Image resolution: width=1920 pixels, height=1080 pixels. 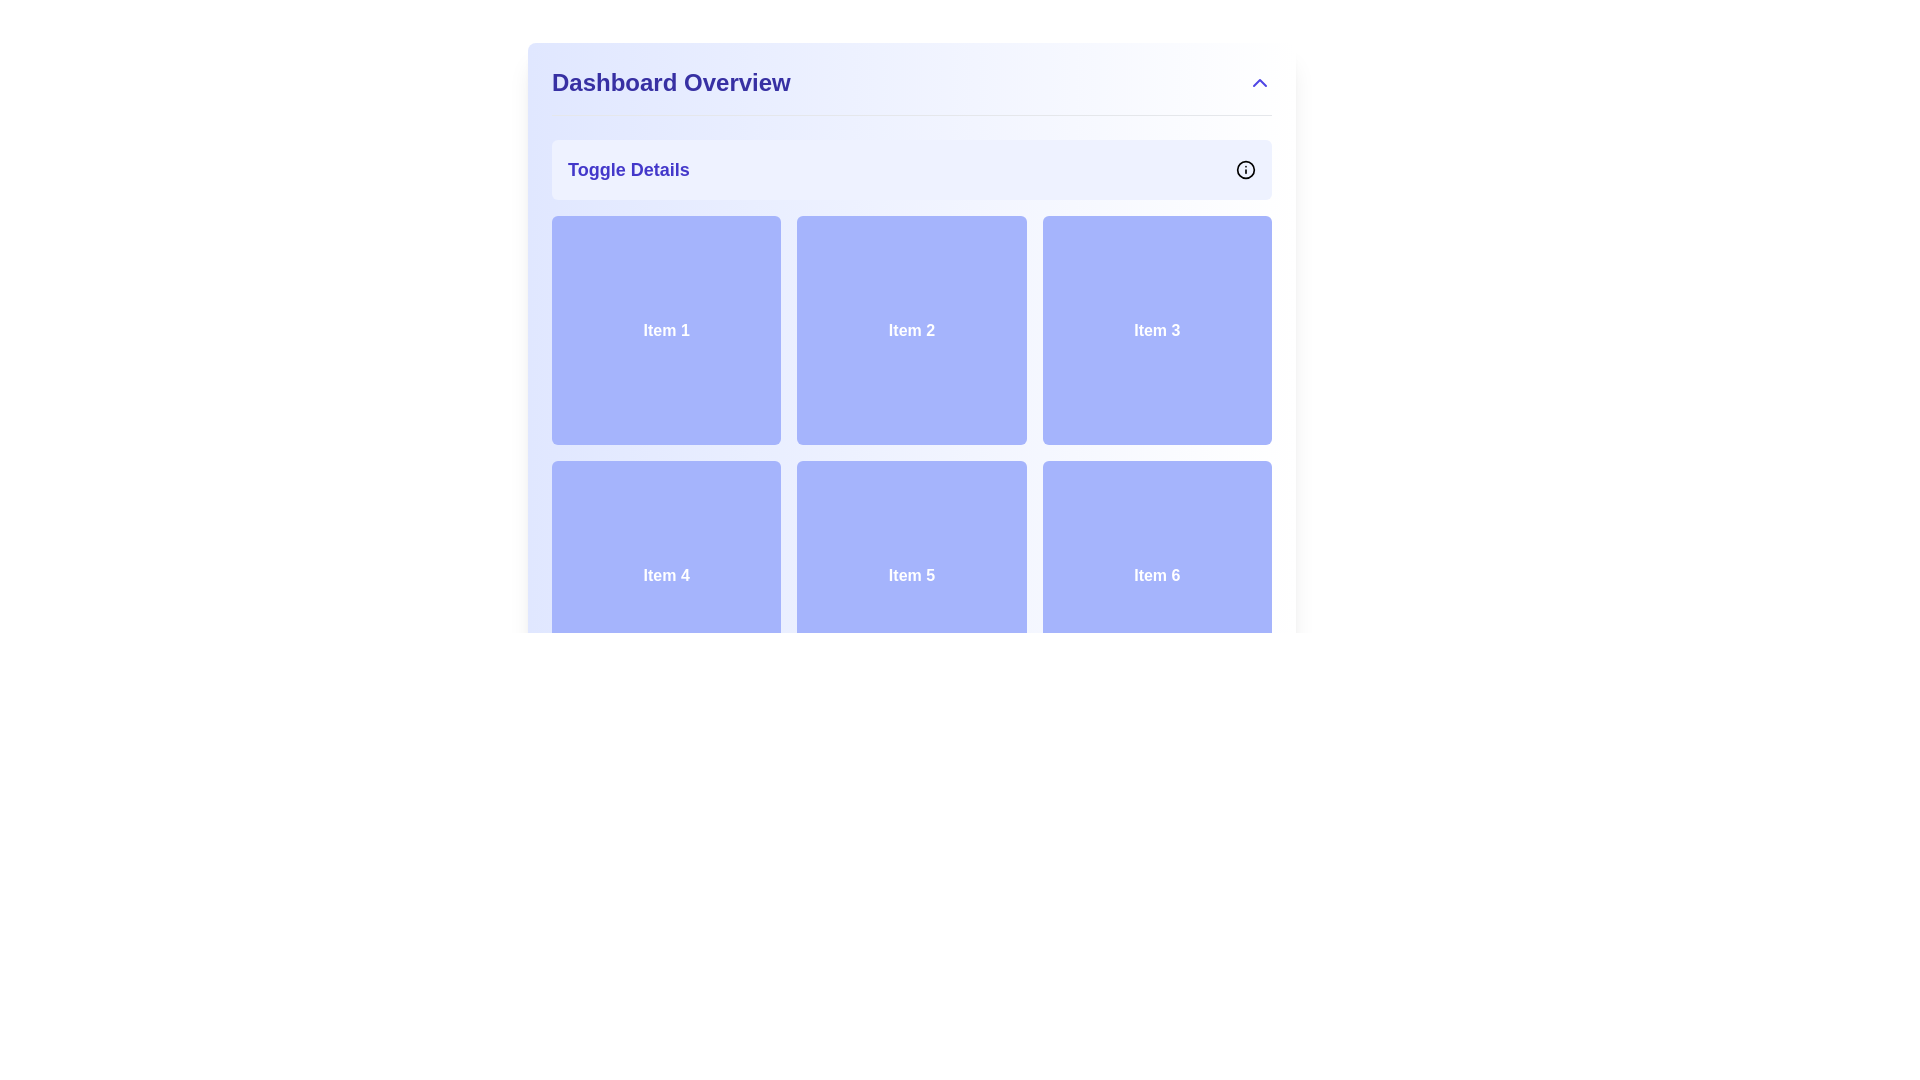 I want to click on the indigo chevron icon located at the top-right corner of the 'Dashboard Overview' header, so click(x=1258, y=82).